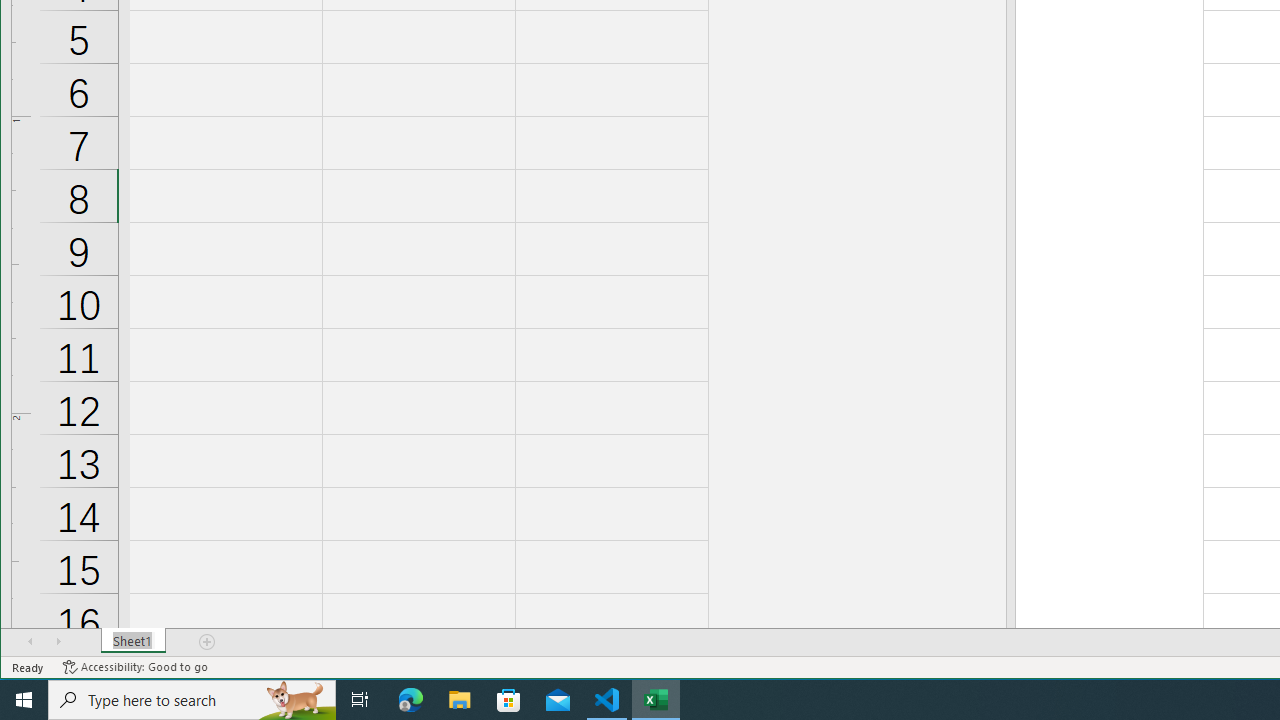 The width and height of the screenshot is (1280, 720). I want to click on 'Sheet Tab', so click(132, 641).